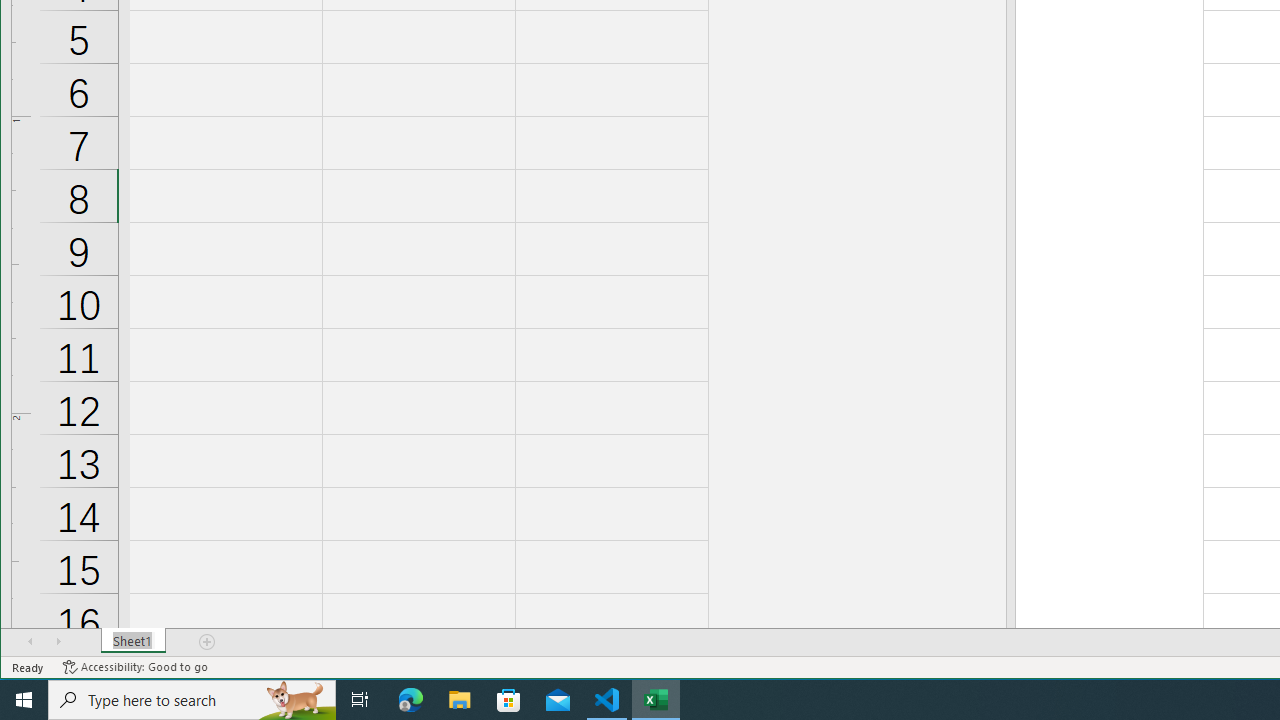 The width and height of the screenshot is (1280, 720). I want to click on 'Sheet Tab', so click(132, 641).